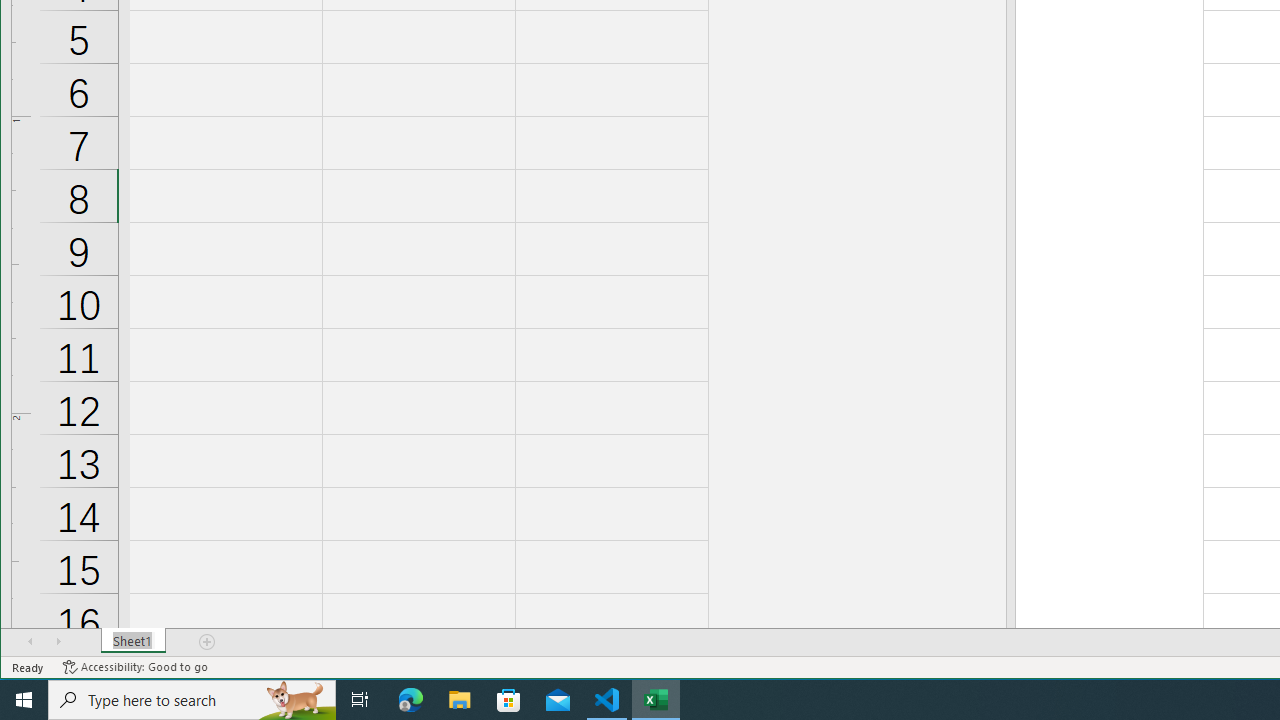 The width and height of the screenshot is (1280, 720). I want to click on 'Sheet Tab', so click(132, 641).